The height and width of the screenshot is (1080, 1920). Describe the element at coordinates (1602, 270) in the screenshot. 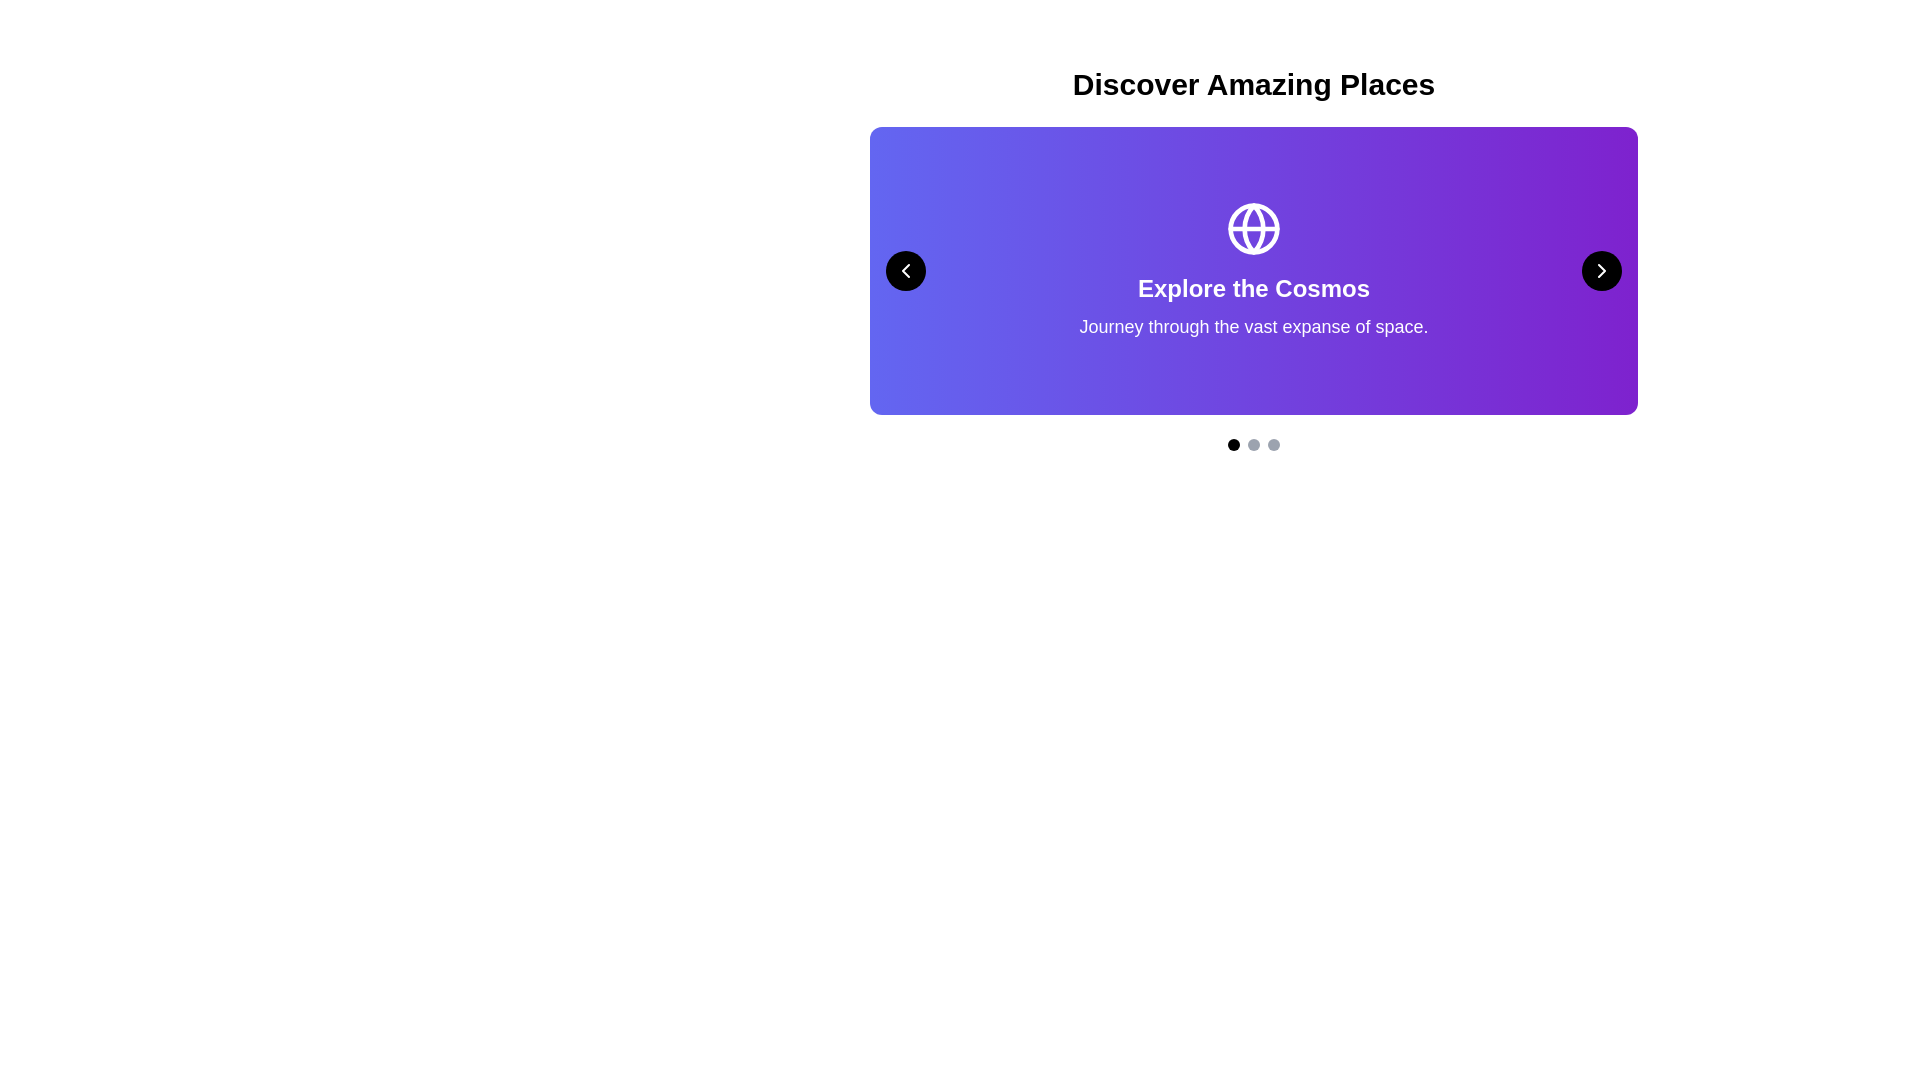

I see `the right-pointing chevron icon button with a black background and white border, positioned in the middle of the rectangular card's right side` at that location.